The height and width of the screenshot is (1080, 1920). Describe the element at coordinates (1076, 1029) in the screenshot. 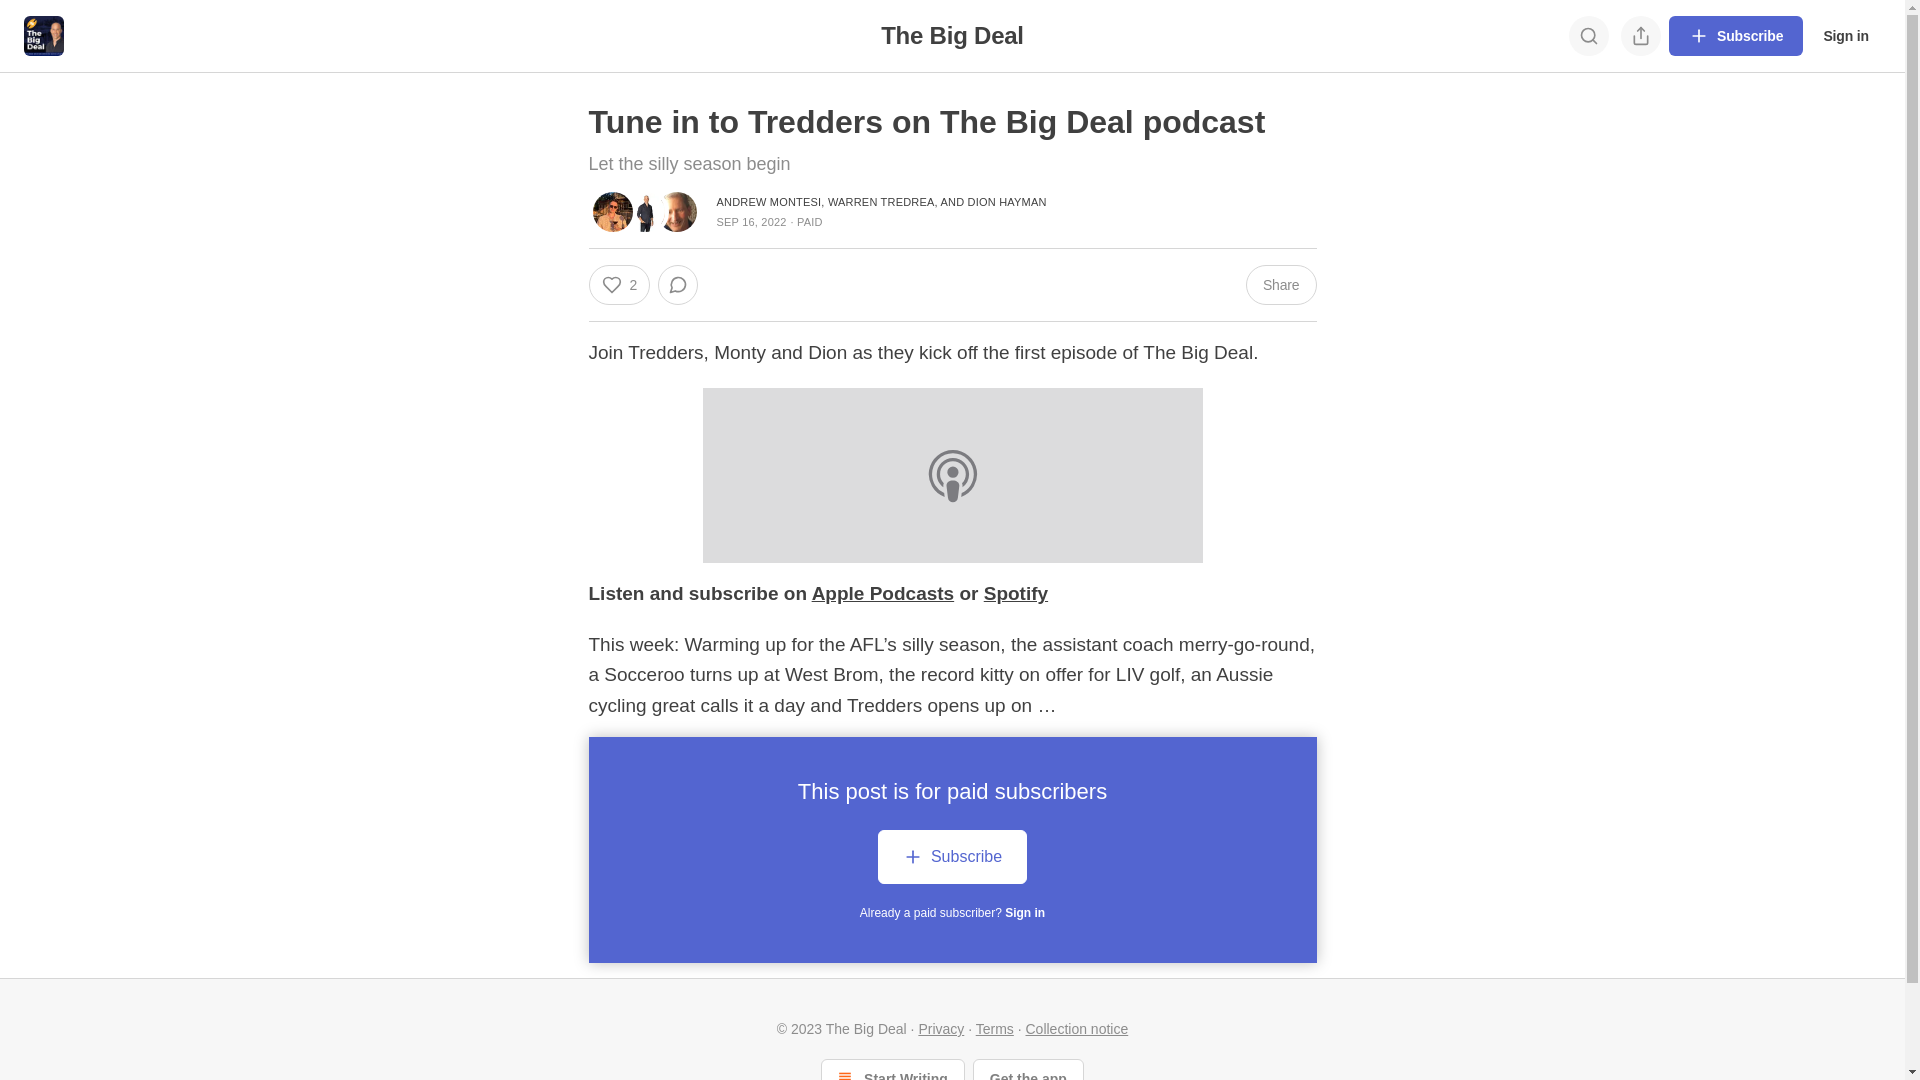

I see `'Collection notice'` at that location.